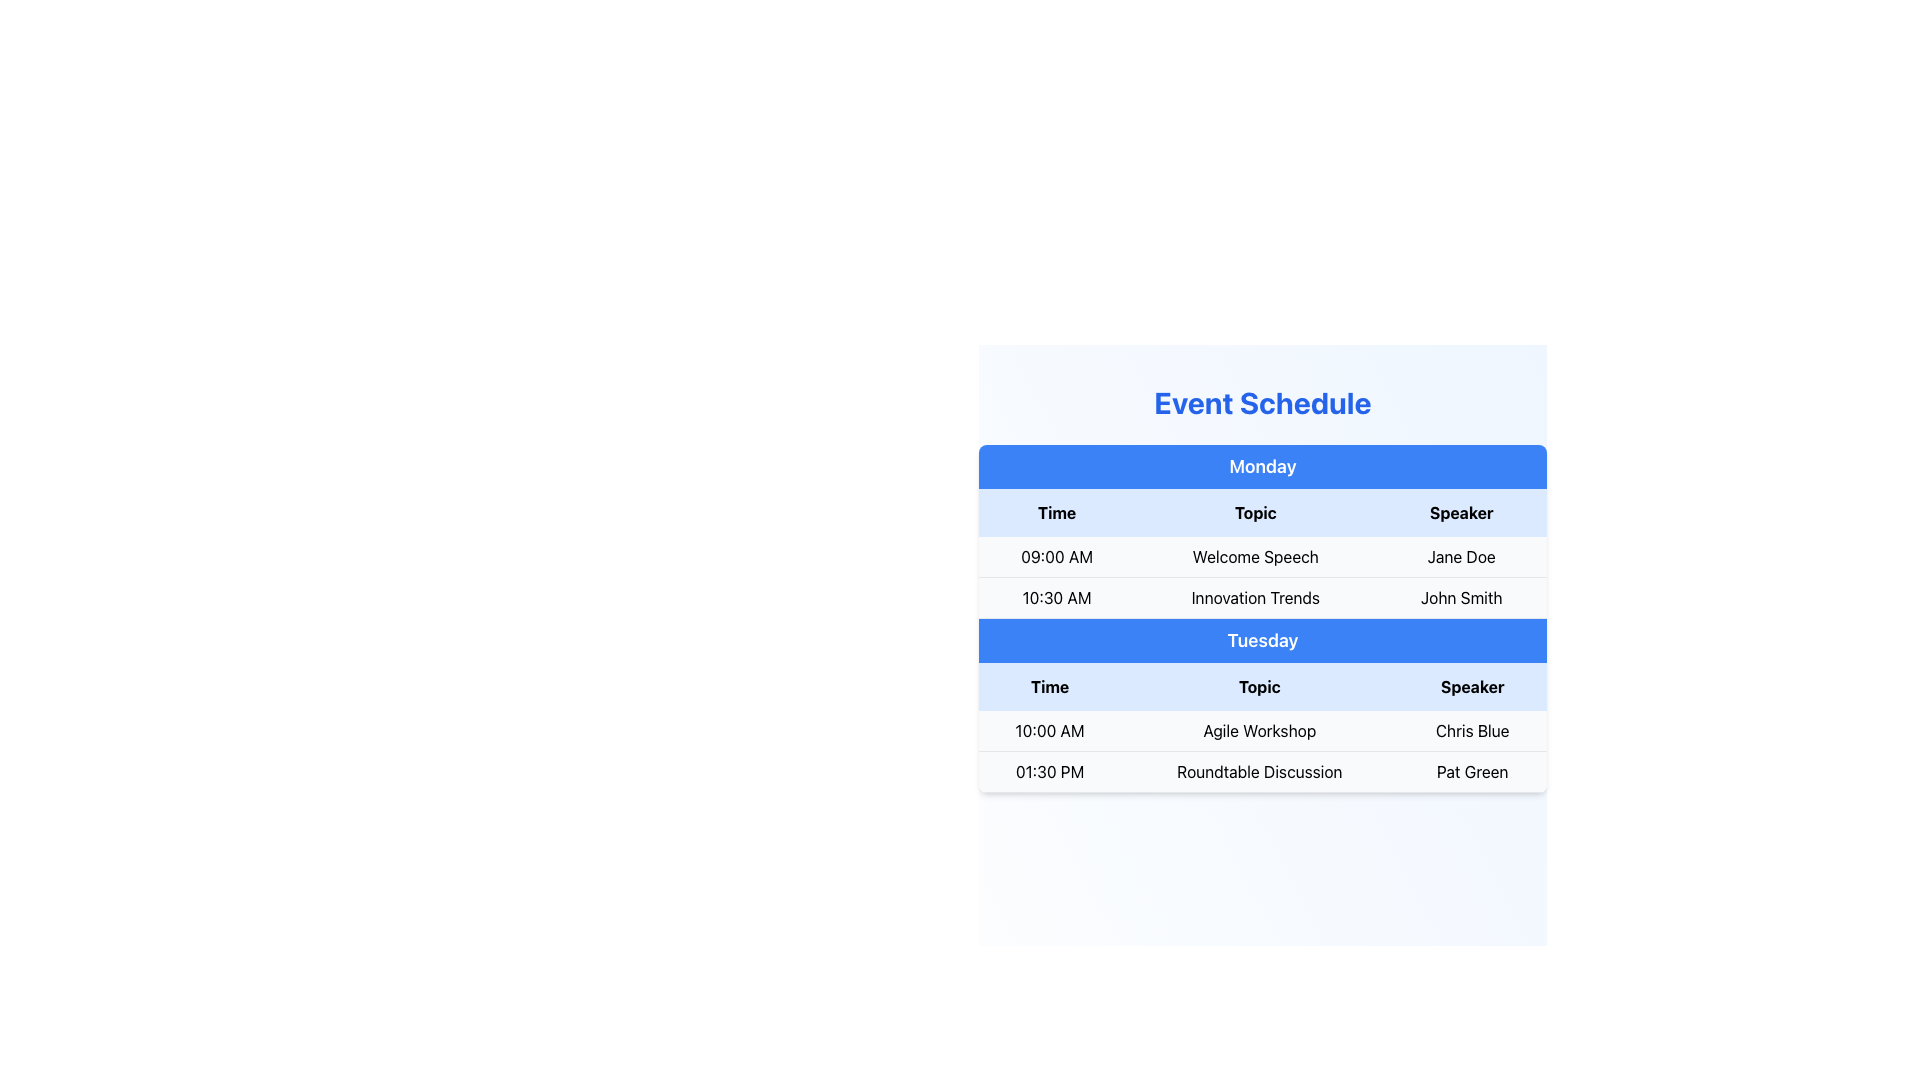  What do you see at coordinates (1261, 751) in the screenshot?
I see `the last two rows of the schedule table for Tuesday, which display the start time, topic description, and speaker's name` at bounding box center [1261, 751].